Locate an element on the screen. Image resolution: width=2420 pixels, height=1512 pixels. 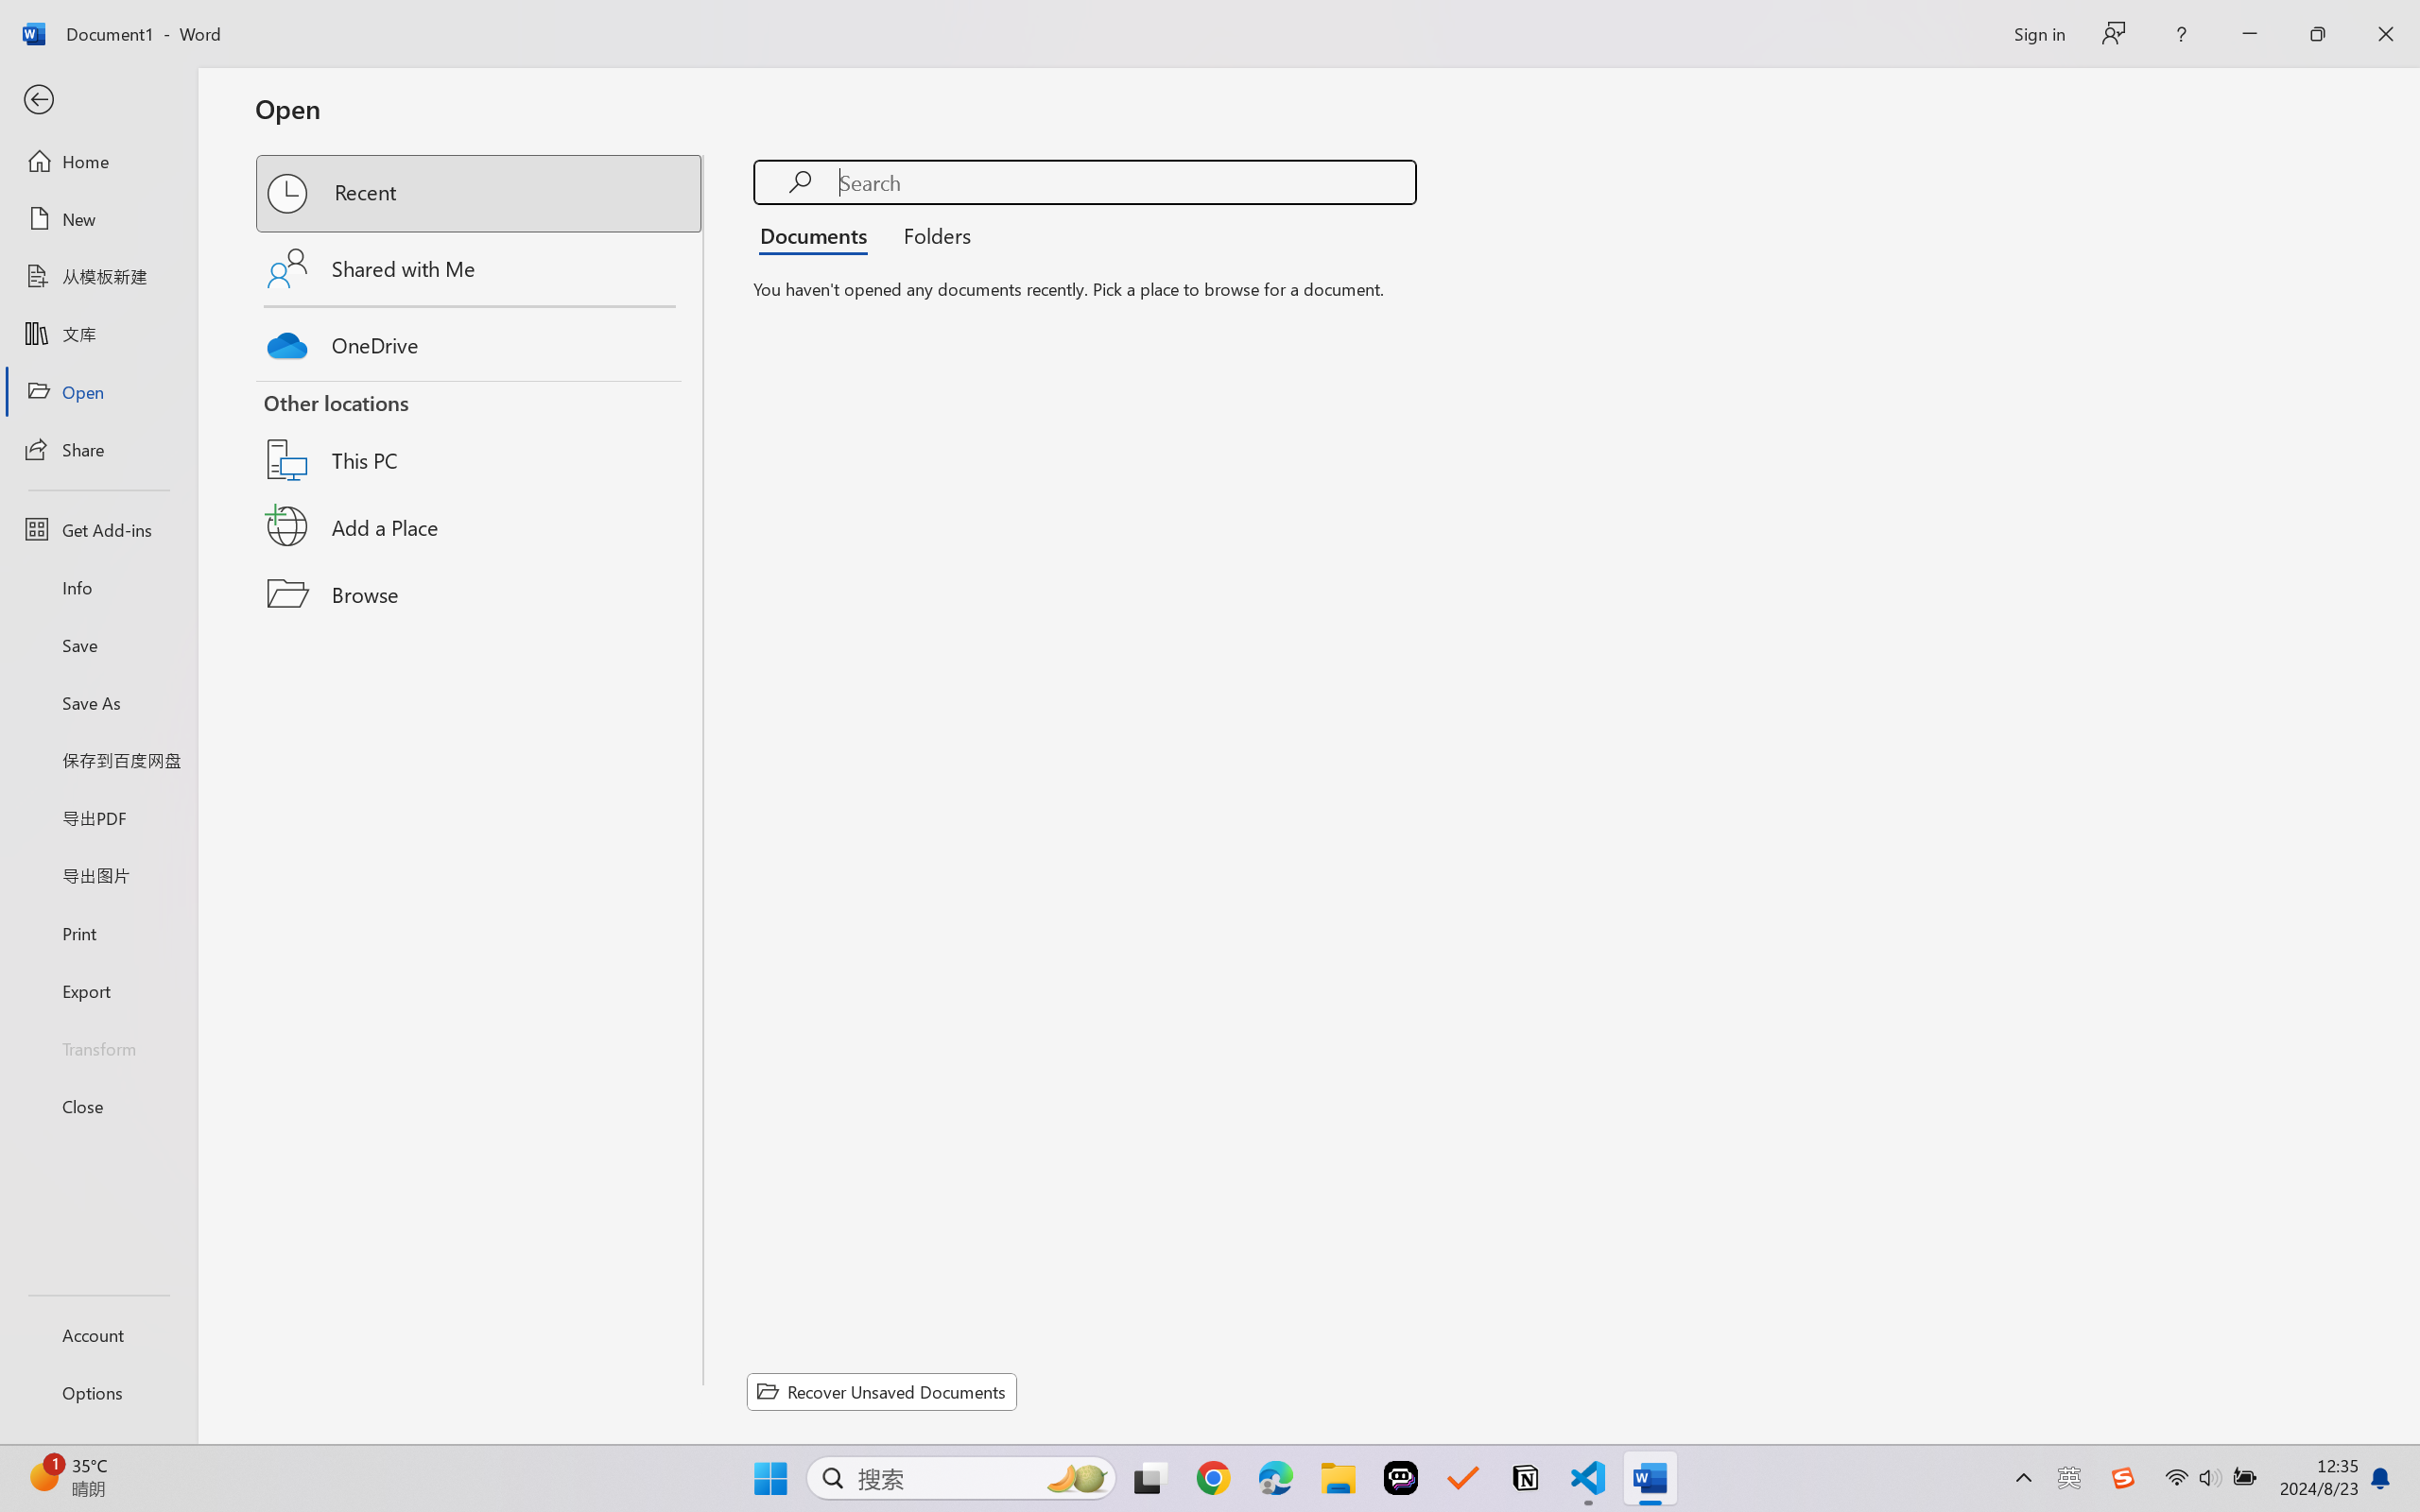
'Get Add-ins' is located at coordinates (97, 528).